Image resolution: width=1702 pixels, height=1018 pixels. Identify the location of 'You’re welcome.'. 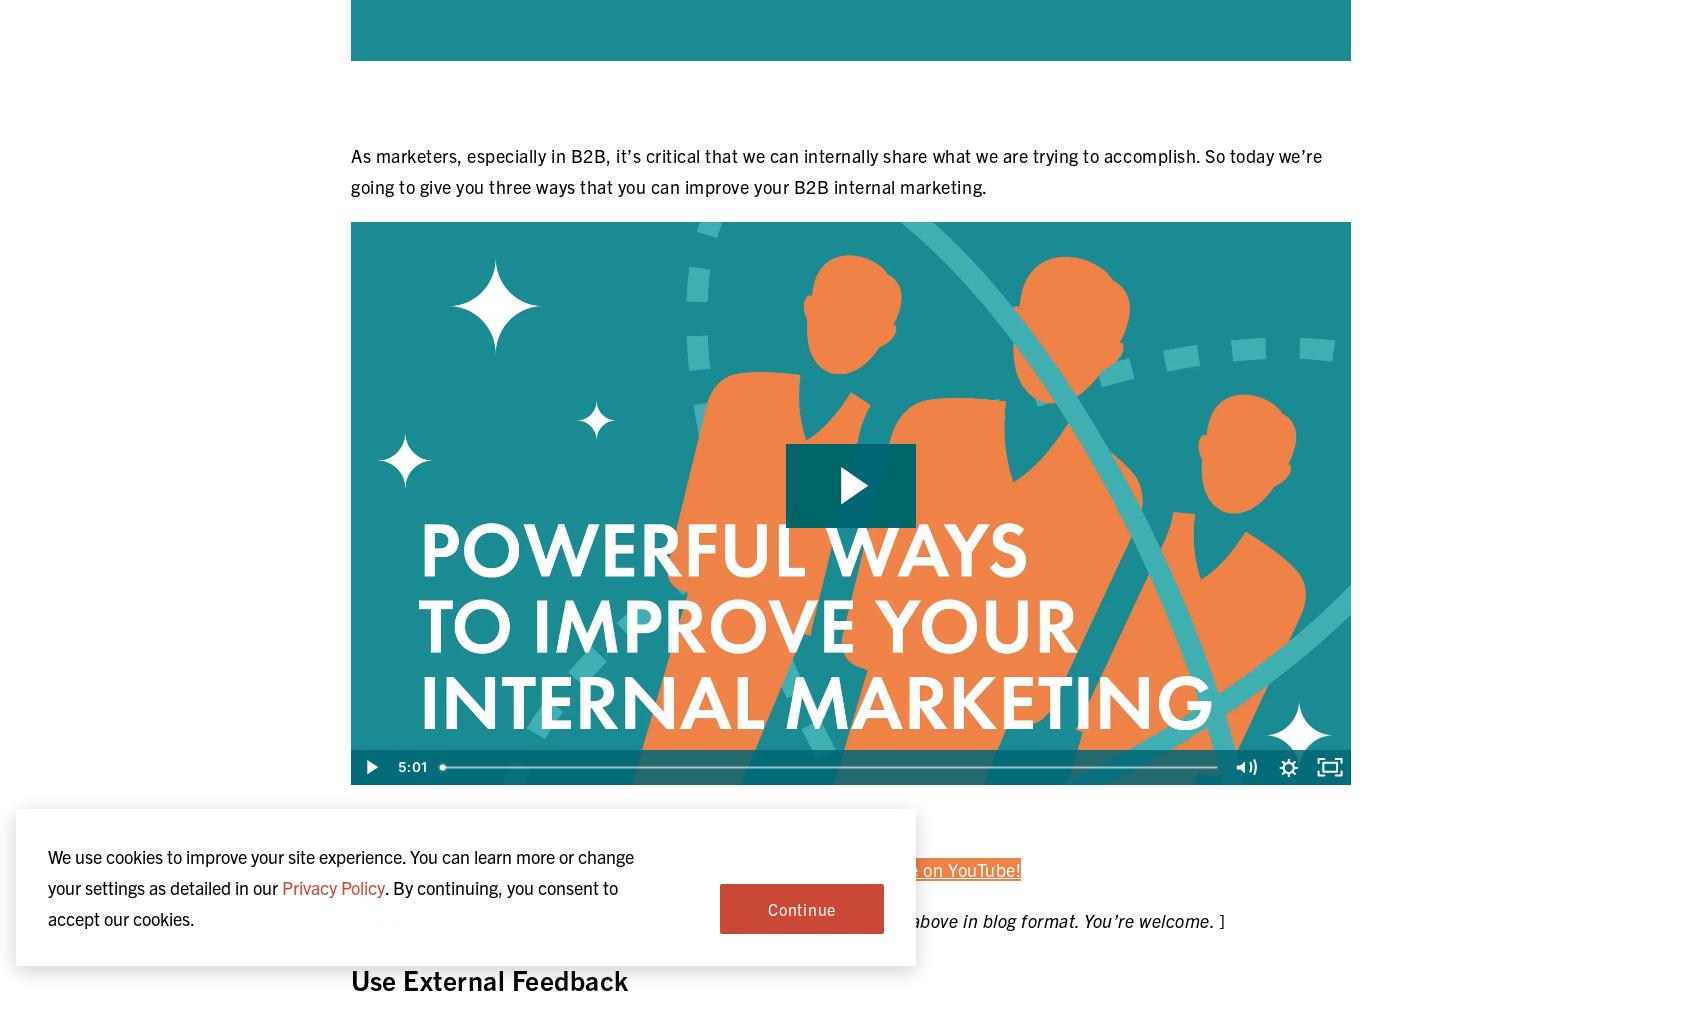
(1151, 918).